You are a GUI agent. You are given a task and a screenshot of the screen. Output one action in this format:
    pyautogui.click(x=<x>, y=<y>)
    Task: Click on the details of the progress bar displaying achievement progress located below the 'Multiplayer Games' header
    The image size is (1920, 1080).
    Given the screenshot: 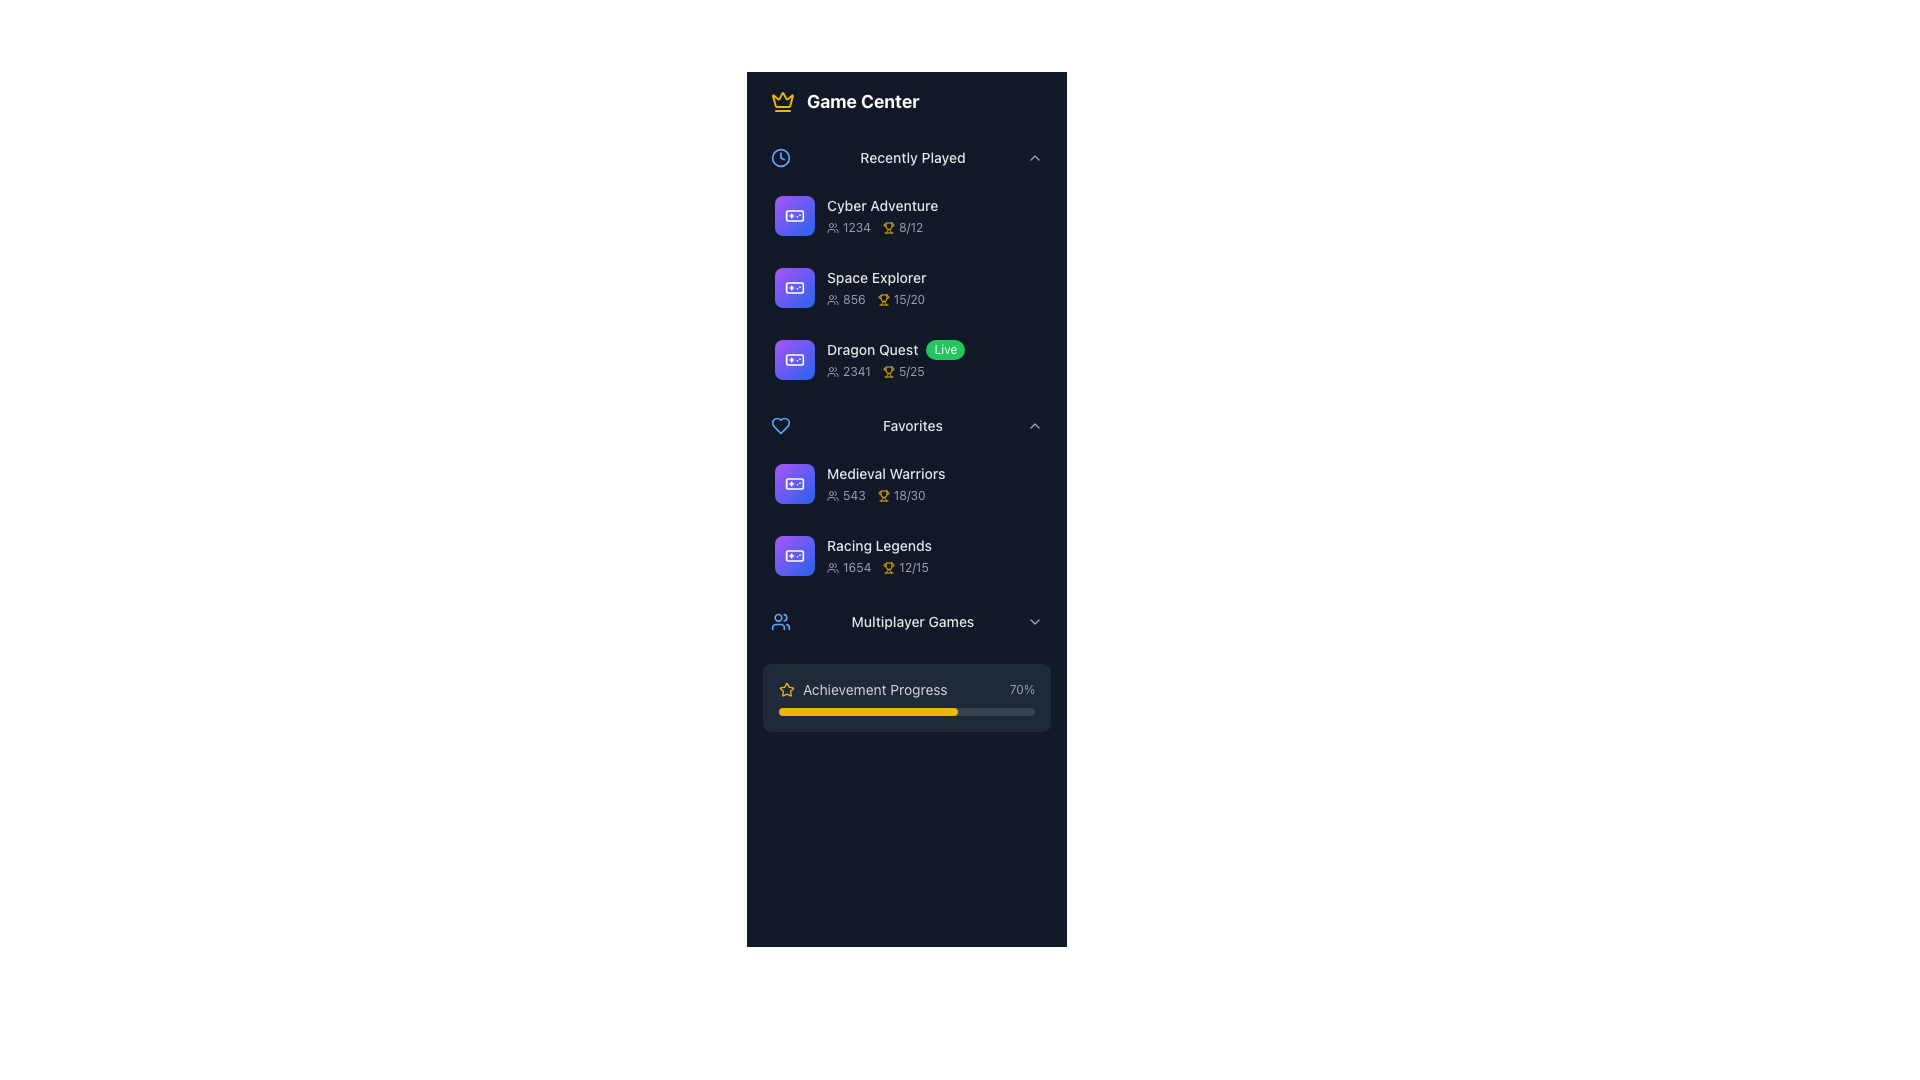 What is the action you would take?
    pyautogui.click(x=906, y=697)
    